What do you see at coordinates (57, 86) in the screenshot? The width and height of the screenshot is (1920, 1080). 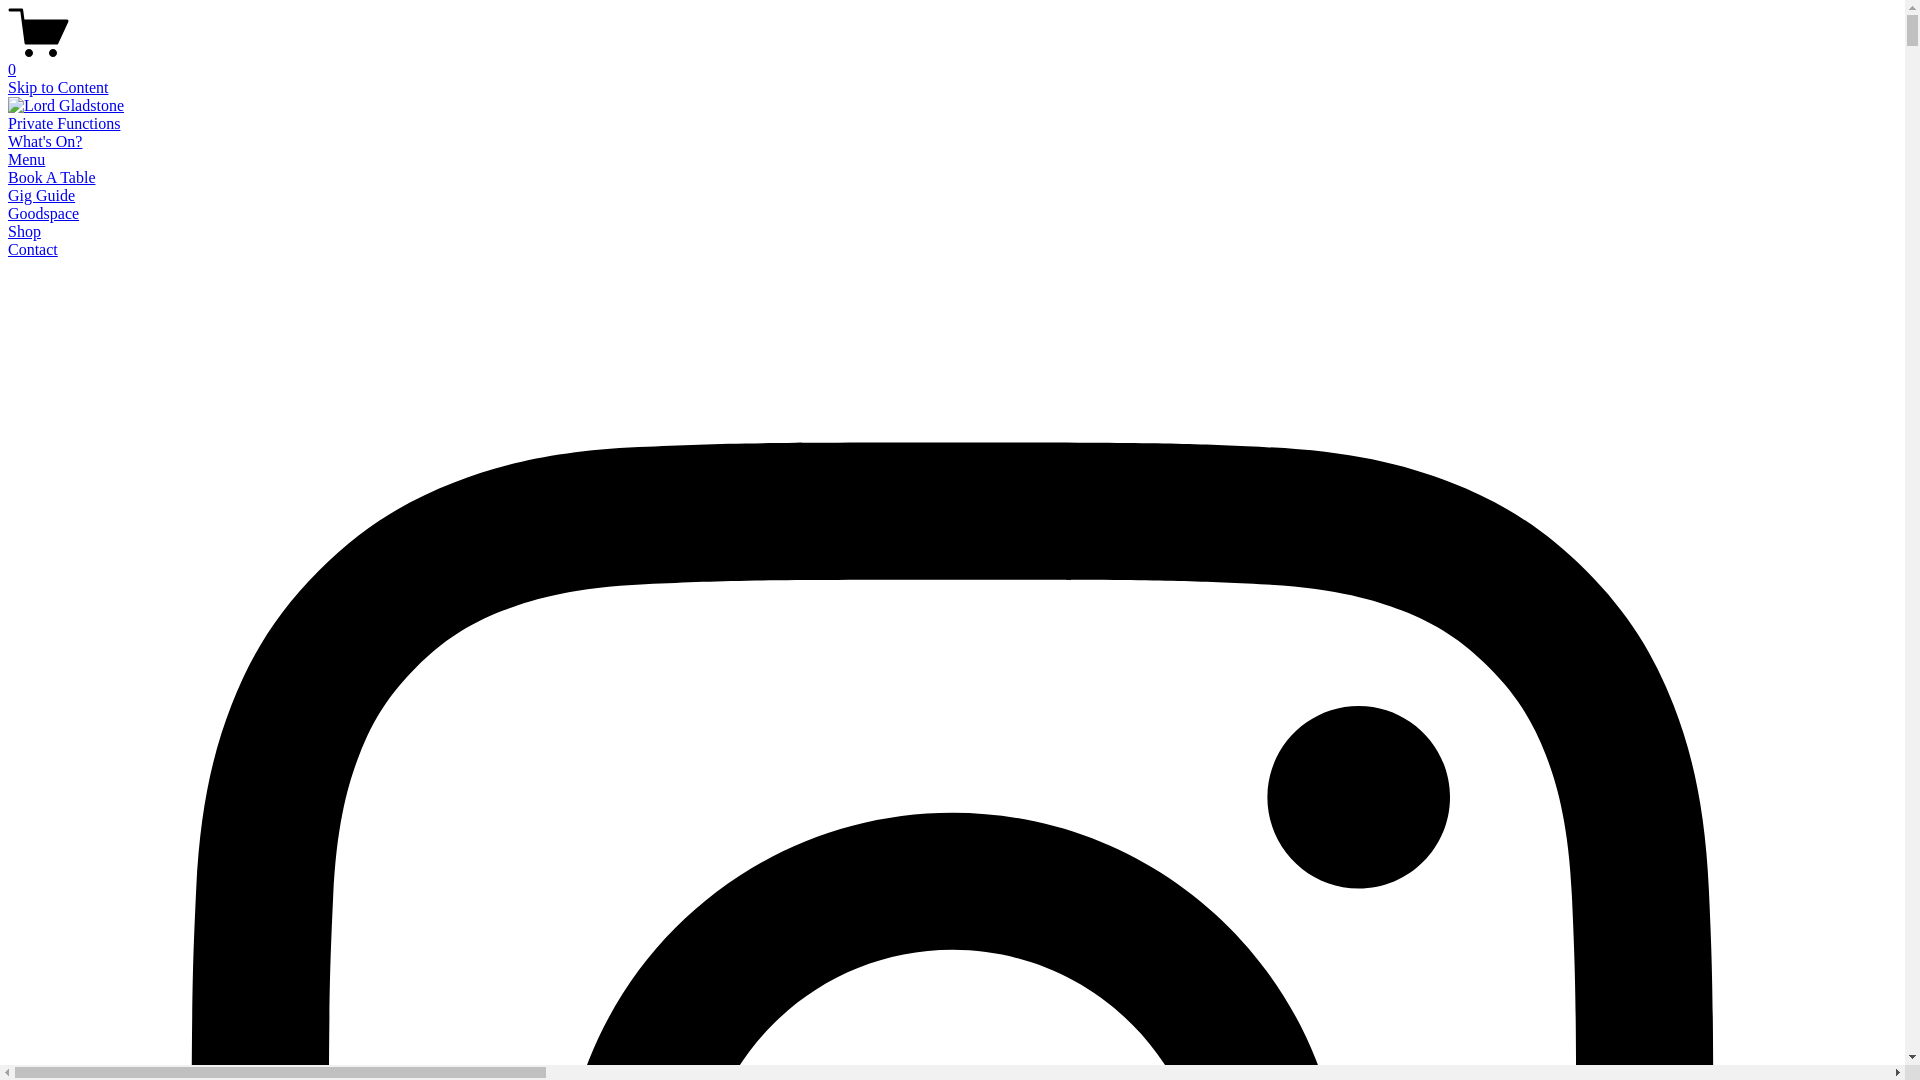 I see `'Skip to Content'` at bounding box center [57, 86].